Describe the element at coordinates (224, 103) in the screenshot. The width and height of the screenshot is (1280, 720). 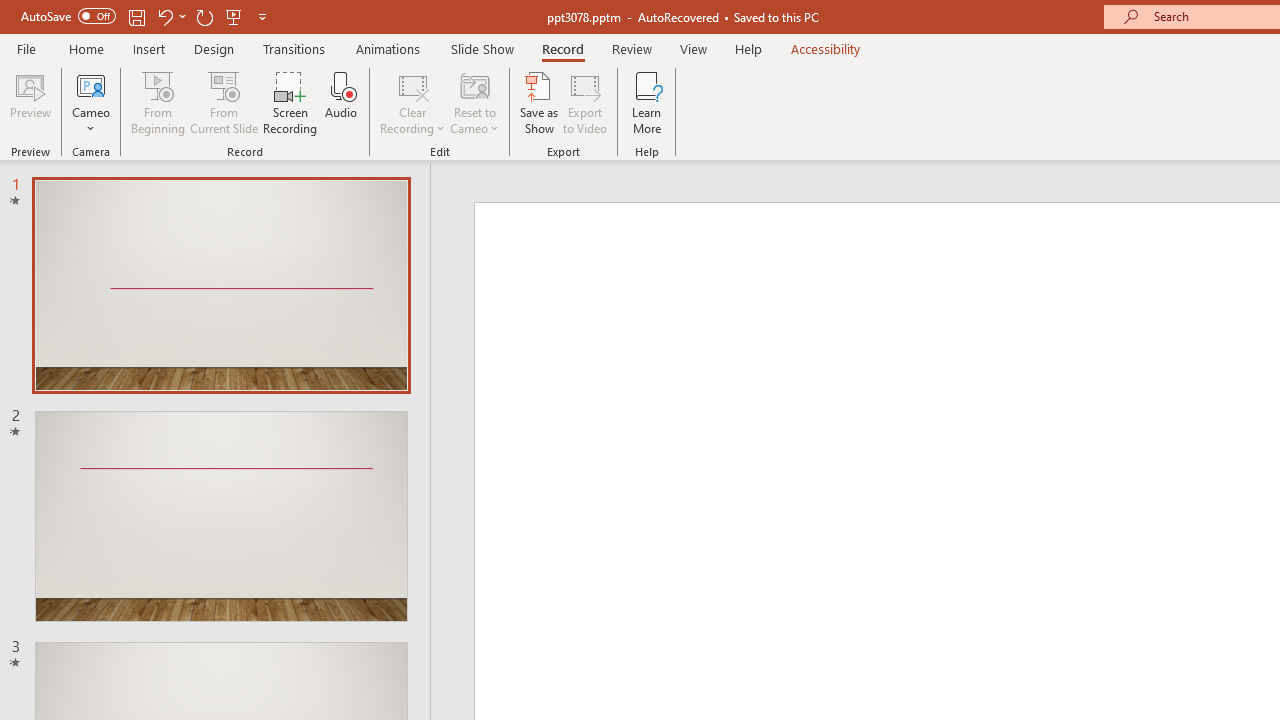
I see `'From Current Slide...'` at that location.